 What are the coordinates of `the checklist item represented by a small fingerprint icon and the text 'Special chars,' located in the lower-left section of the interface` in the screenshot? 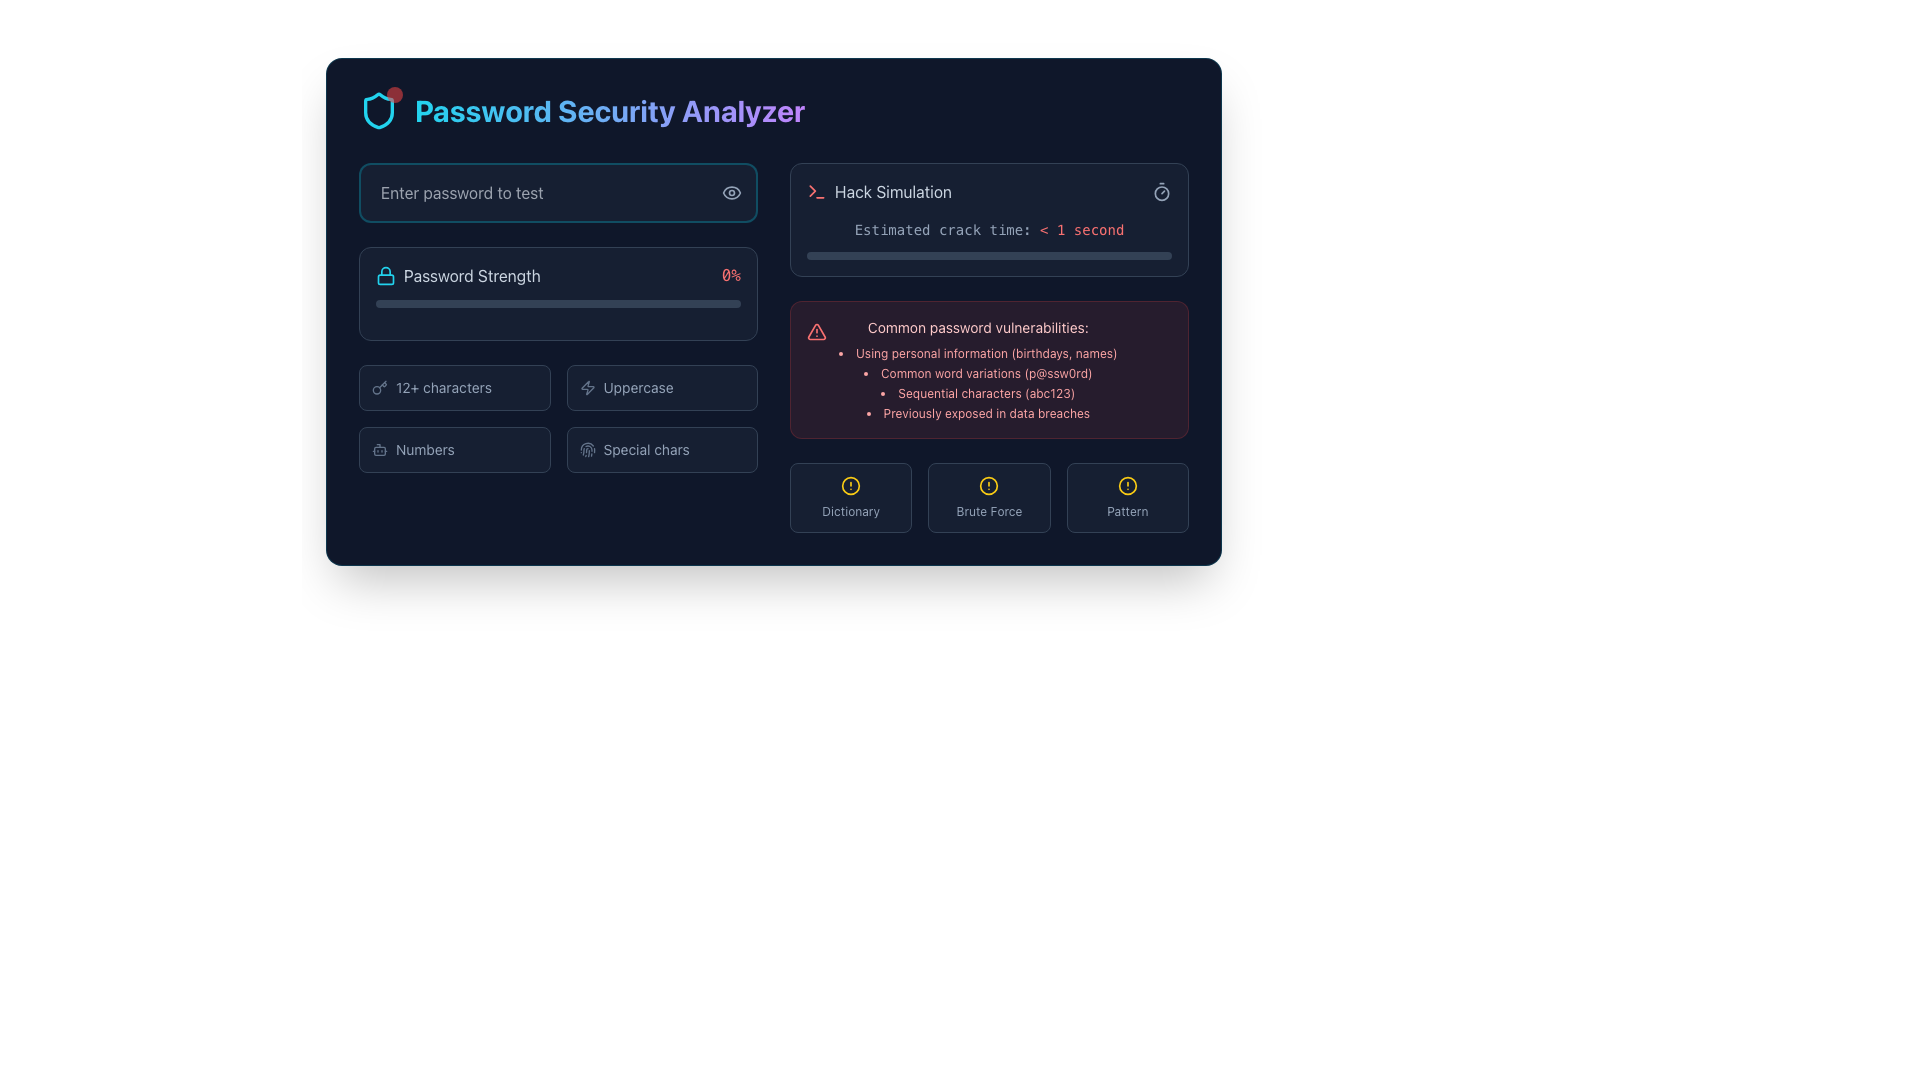 It's located at (662, 450).